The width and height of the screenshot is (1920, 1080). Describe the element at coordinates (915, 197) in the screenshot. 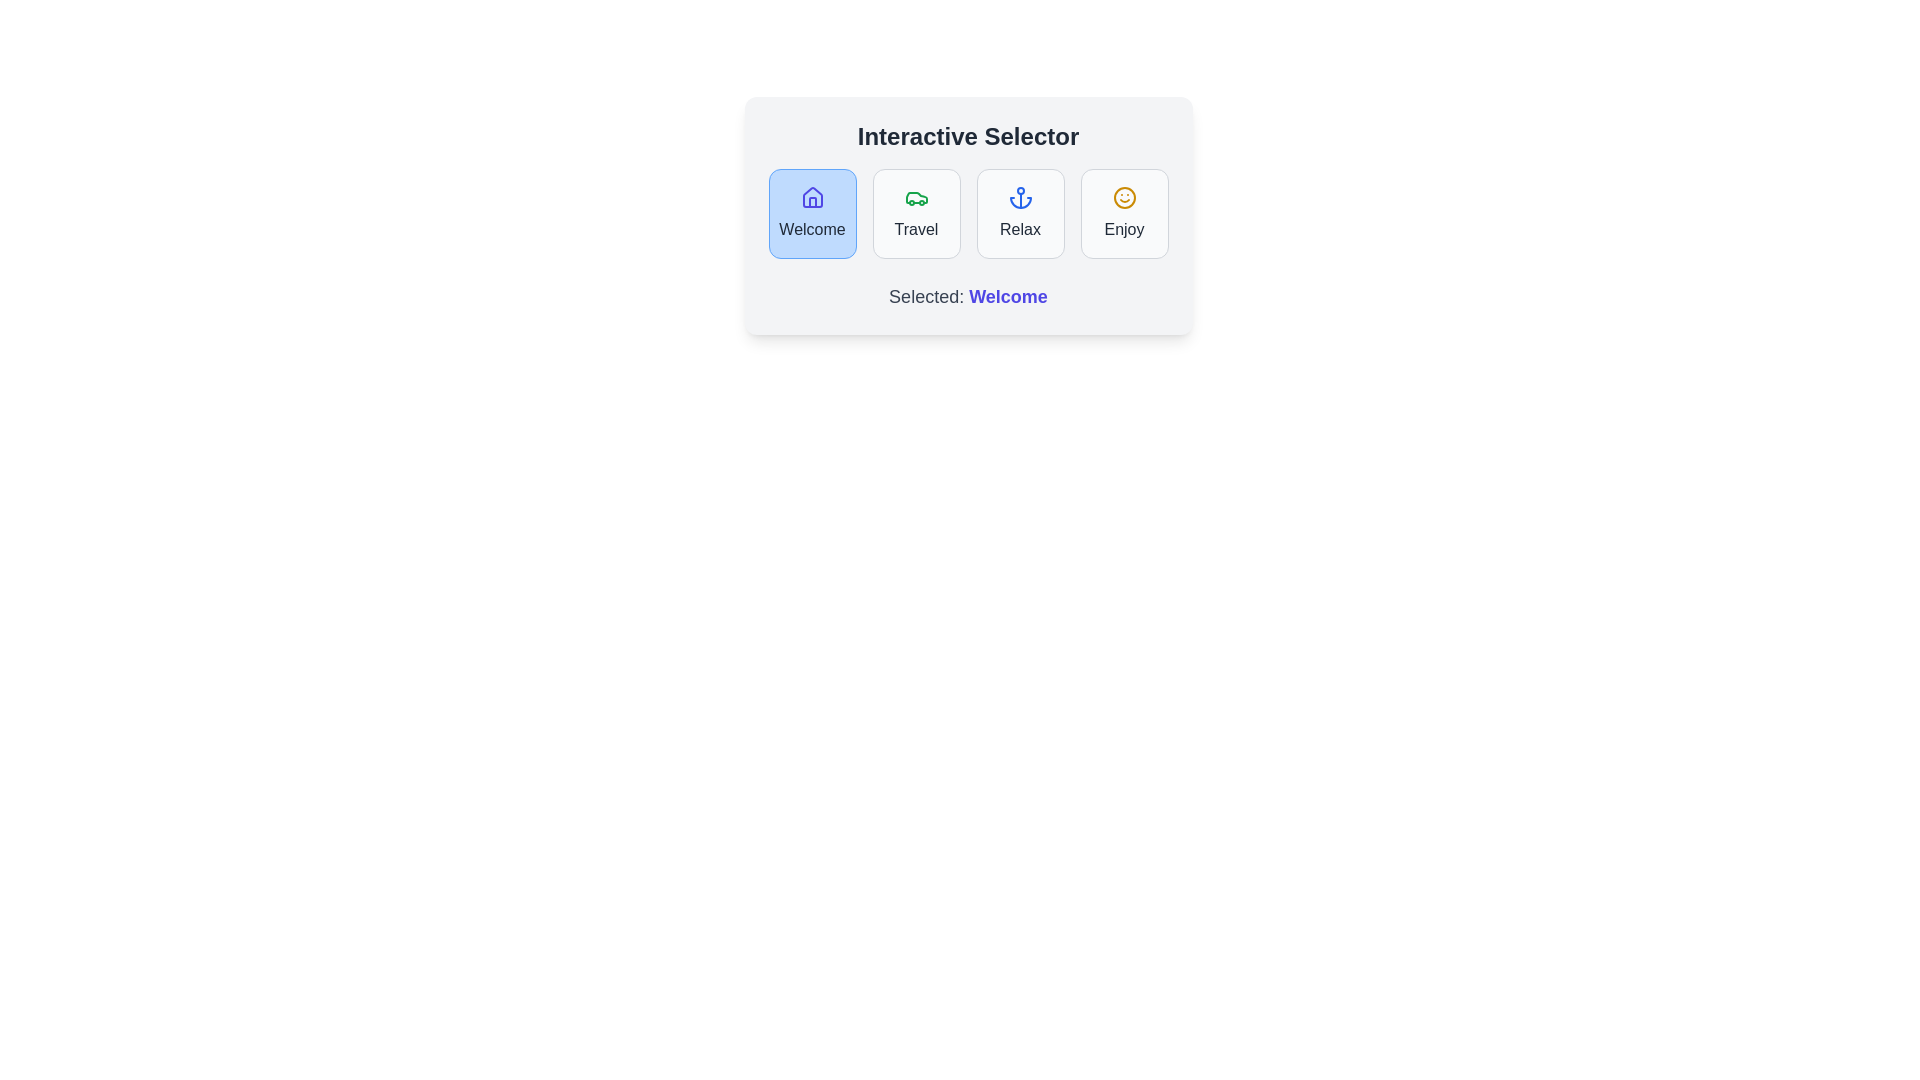

I see `the graphic icon representing a car within the 'Travel' button, which is the second option in a horizontal array of buttons` at that location.